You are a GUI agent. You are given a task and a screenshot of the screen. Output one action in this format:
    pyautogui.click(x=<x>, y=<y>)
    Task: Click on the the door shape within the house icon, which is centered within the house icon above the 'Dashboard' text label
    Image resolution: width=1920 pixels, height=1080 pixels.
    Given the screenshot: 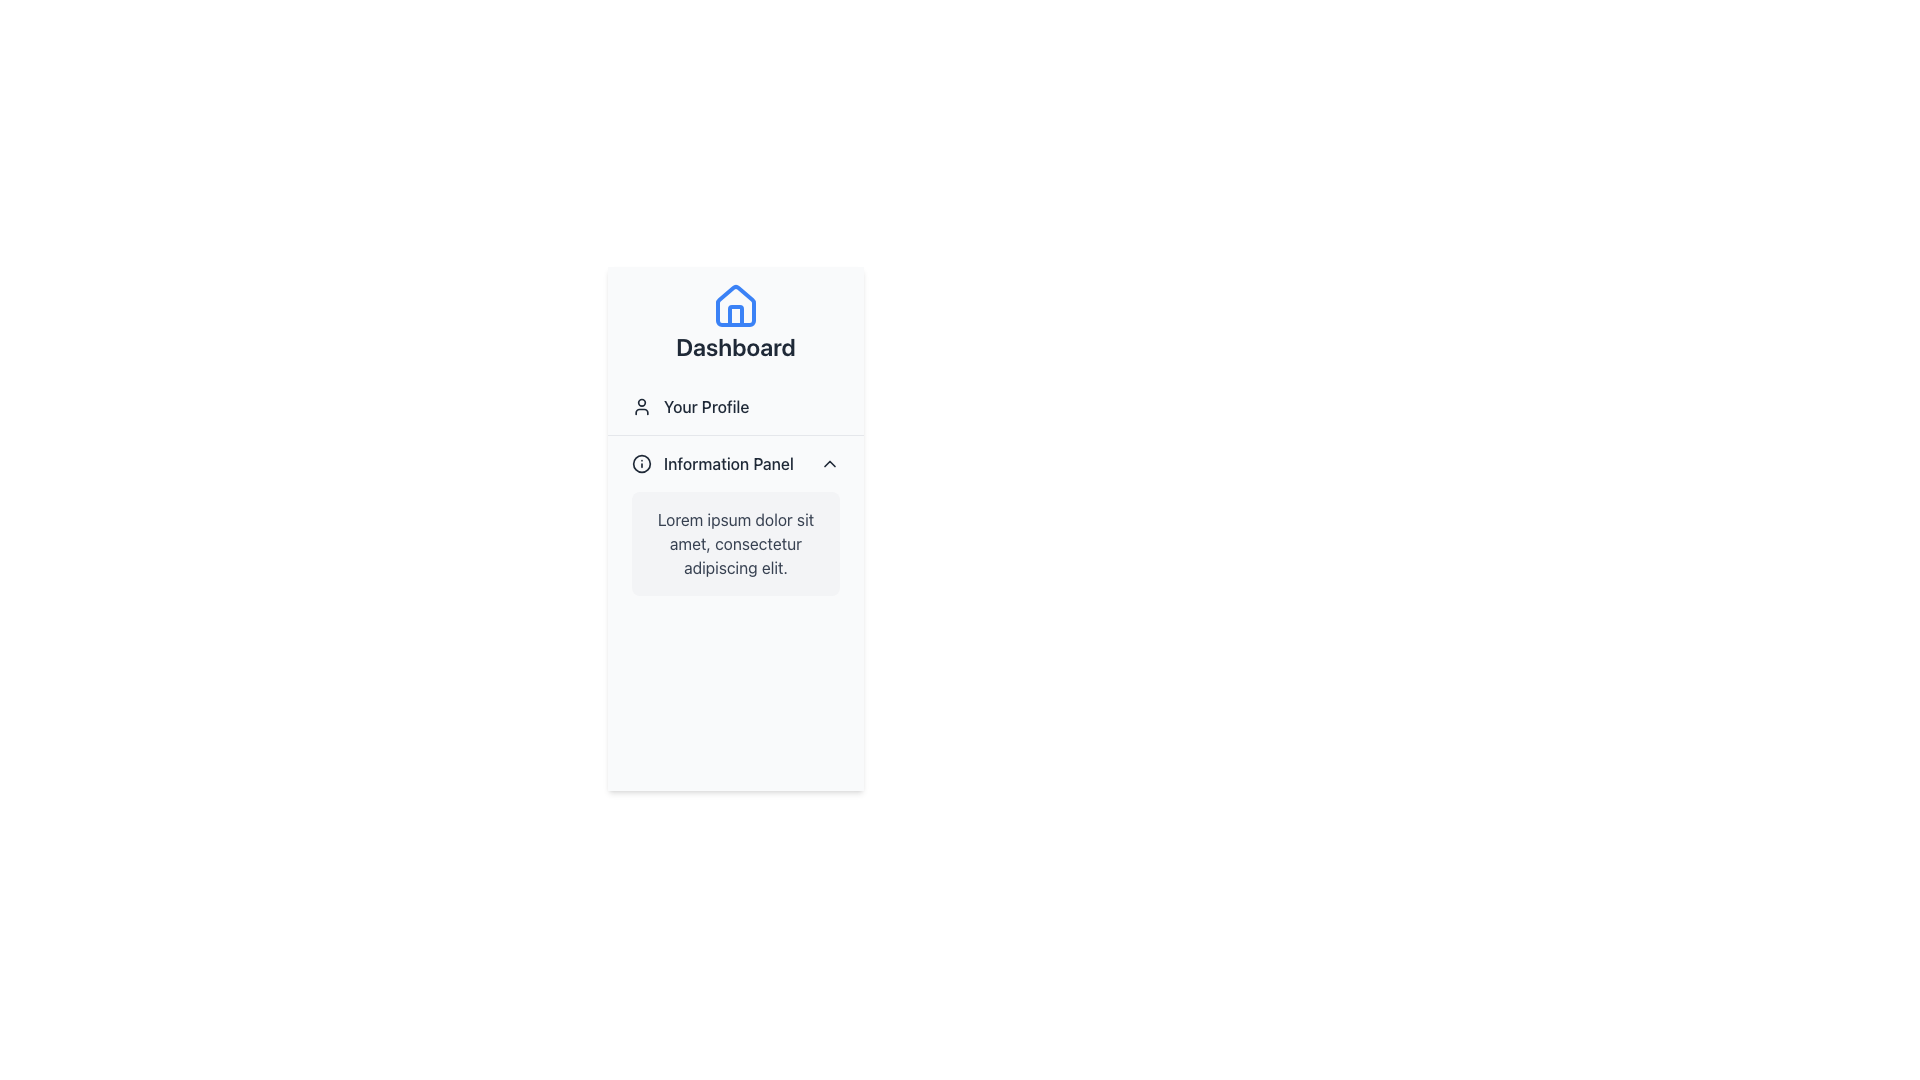 What is the action you would take?
    pyautogui.click(x=734, y=315)
    